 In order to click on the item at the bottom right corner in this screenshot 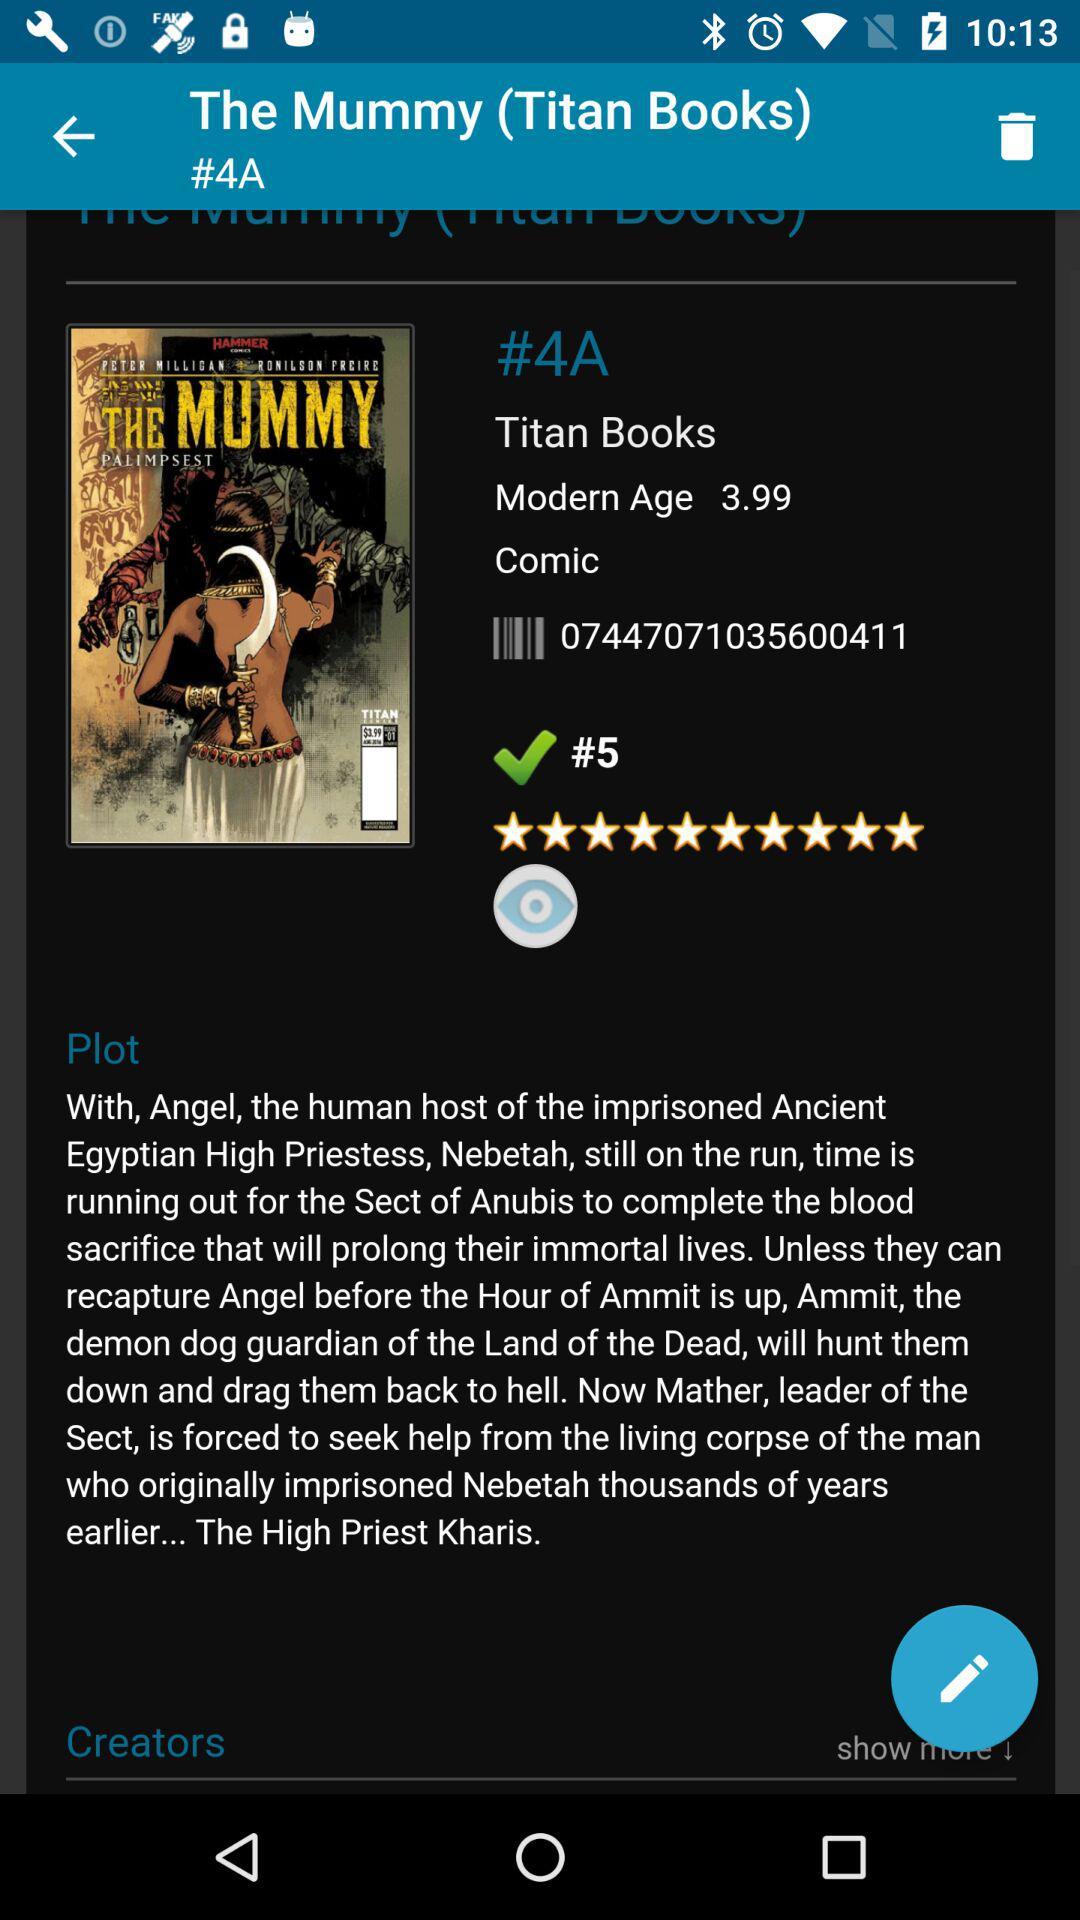, I will do `click(963, 1678)`.